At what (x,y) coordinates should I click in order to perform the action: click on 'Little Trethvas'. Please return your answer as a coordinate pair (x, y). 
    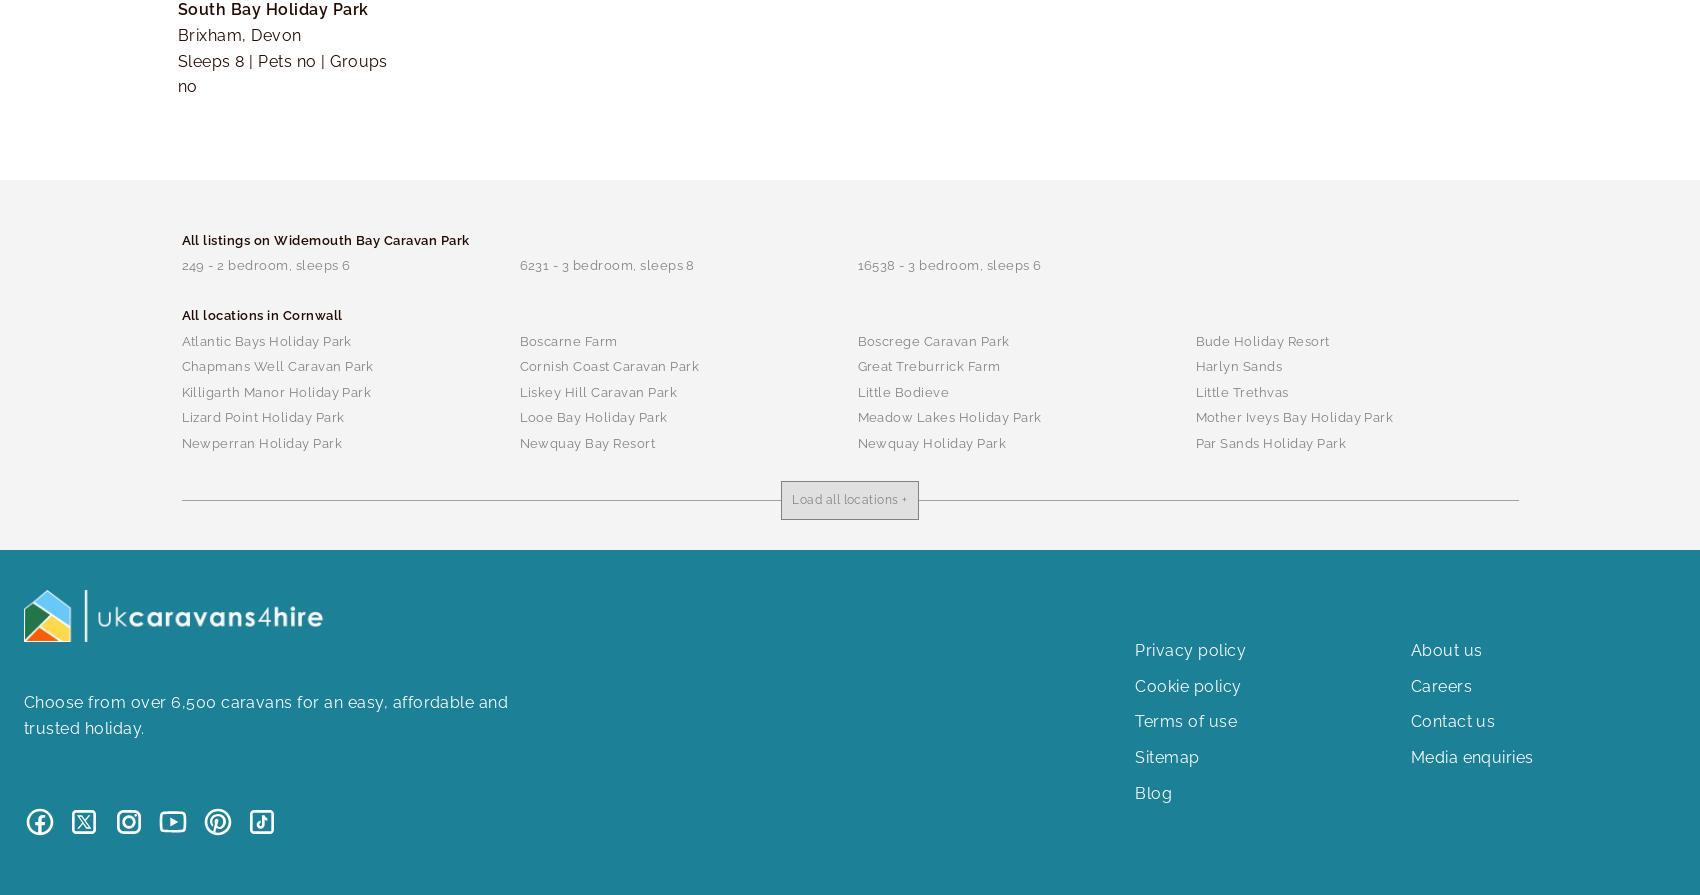
    Looking at the image, I should click on (1240, 391).